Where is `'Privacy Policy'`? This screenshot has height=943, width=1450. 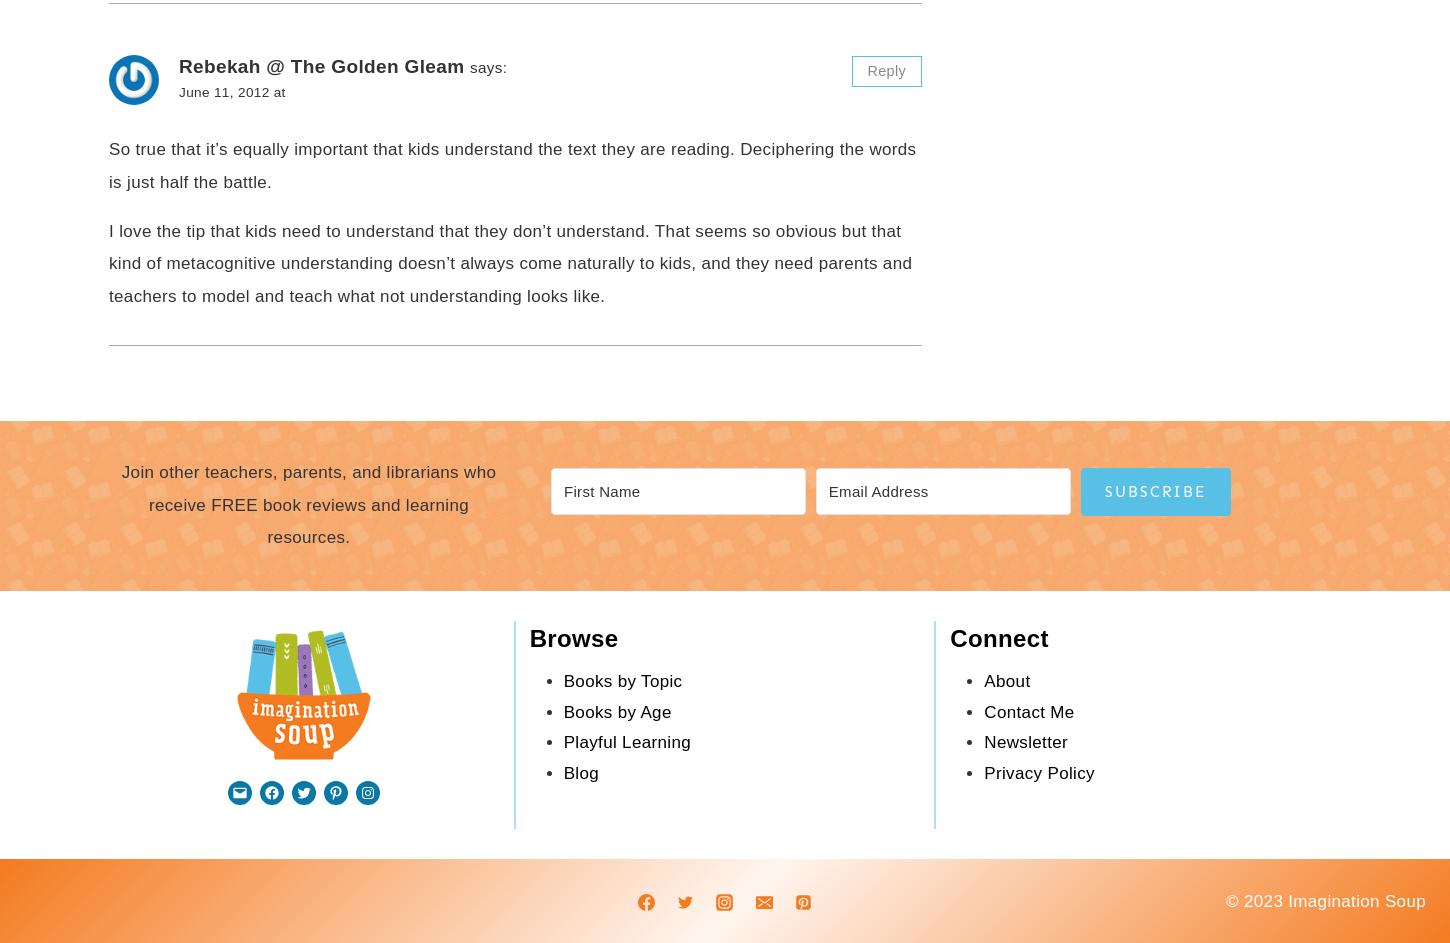 'Privacy Policy' is located at coordinates (1039, 772).